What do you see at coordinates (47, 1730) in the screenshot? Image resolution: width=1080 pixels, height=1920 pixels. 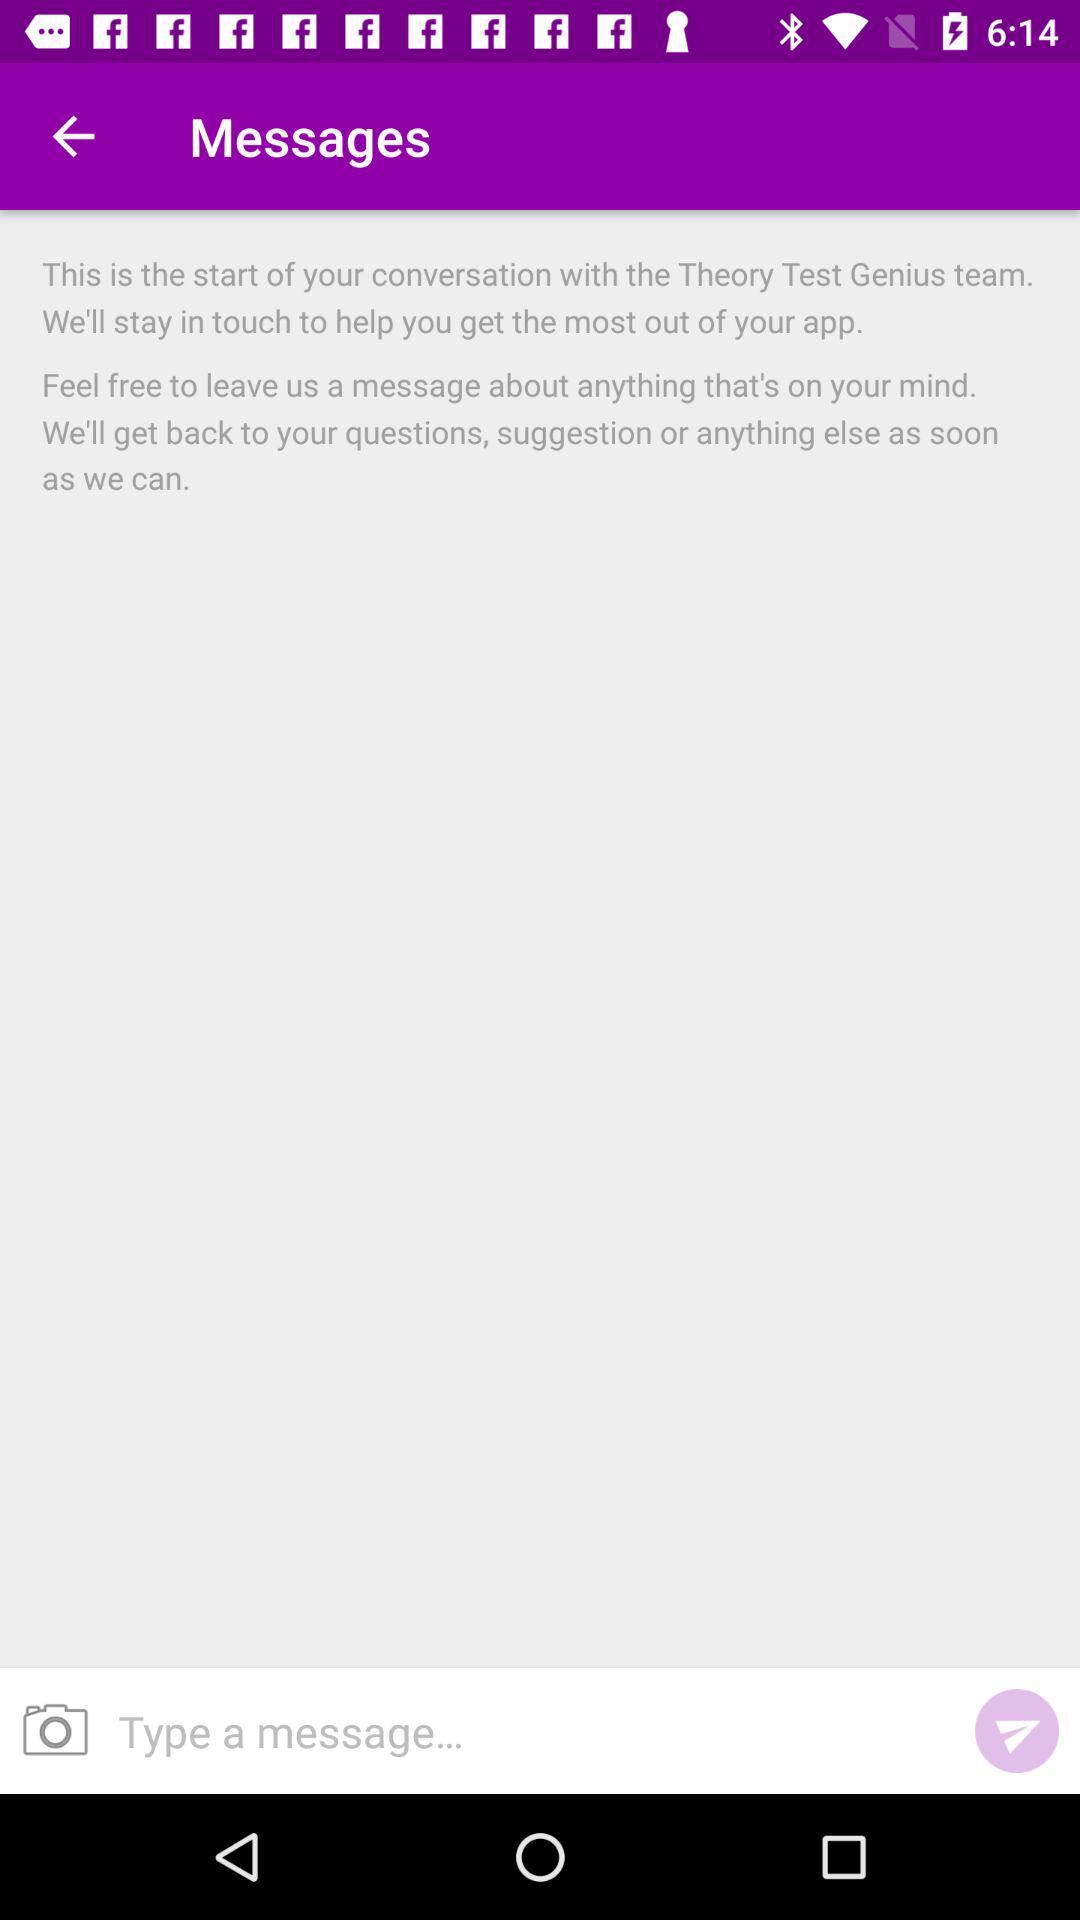 I see `the photo icon` at bounding box center [47, 1730].